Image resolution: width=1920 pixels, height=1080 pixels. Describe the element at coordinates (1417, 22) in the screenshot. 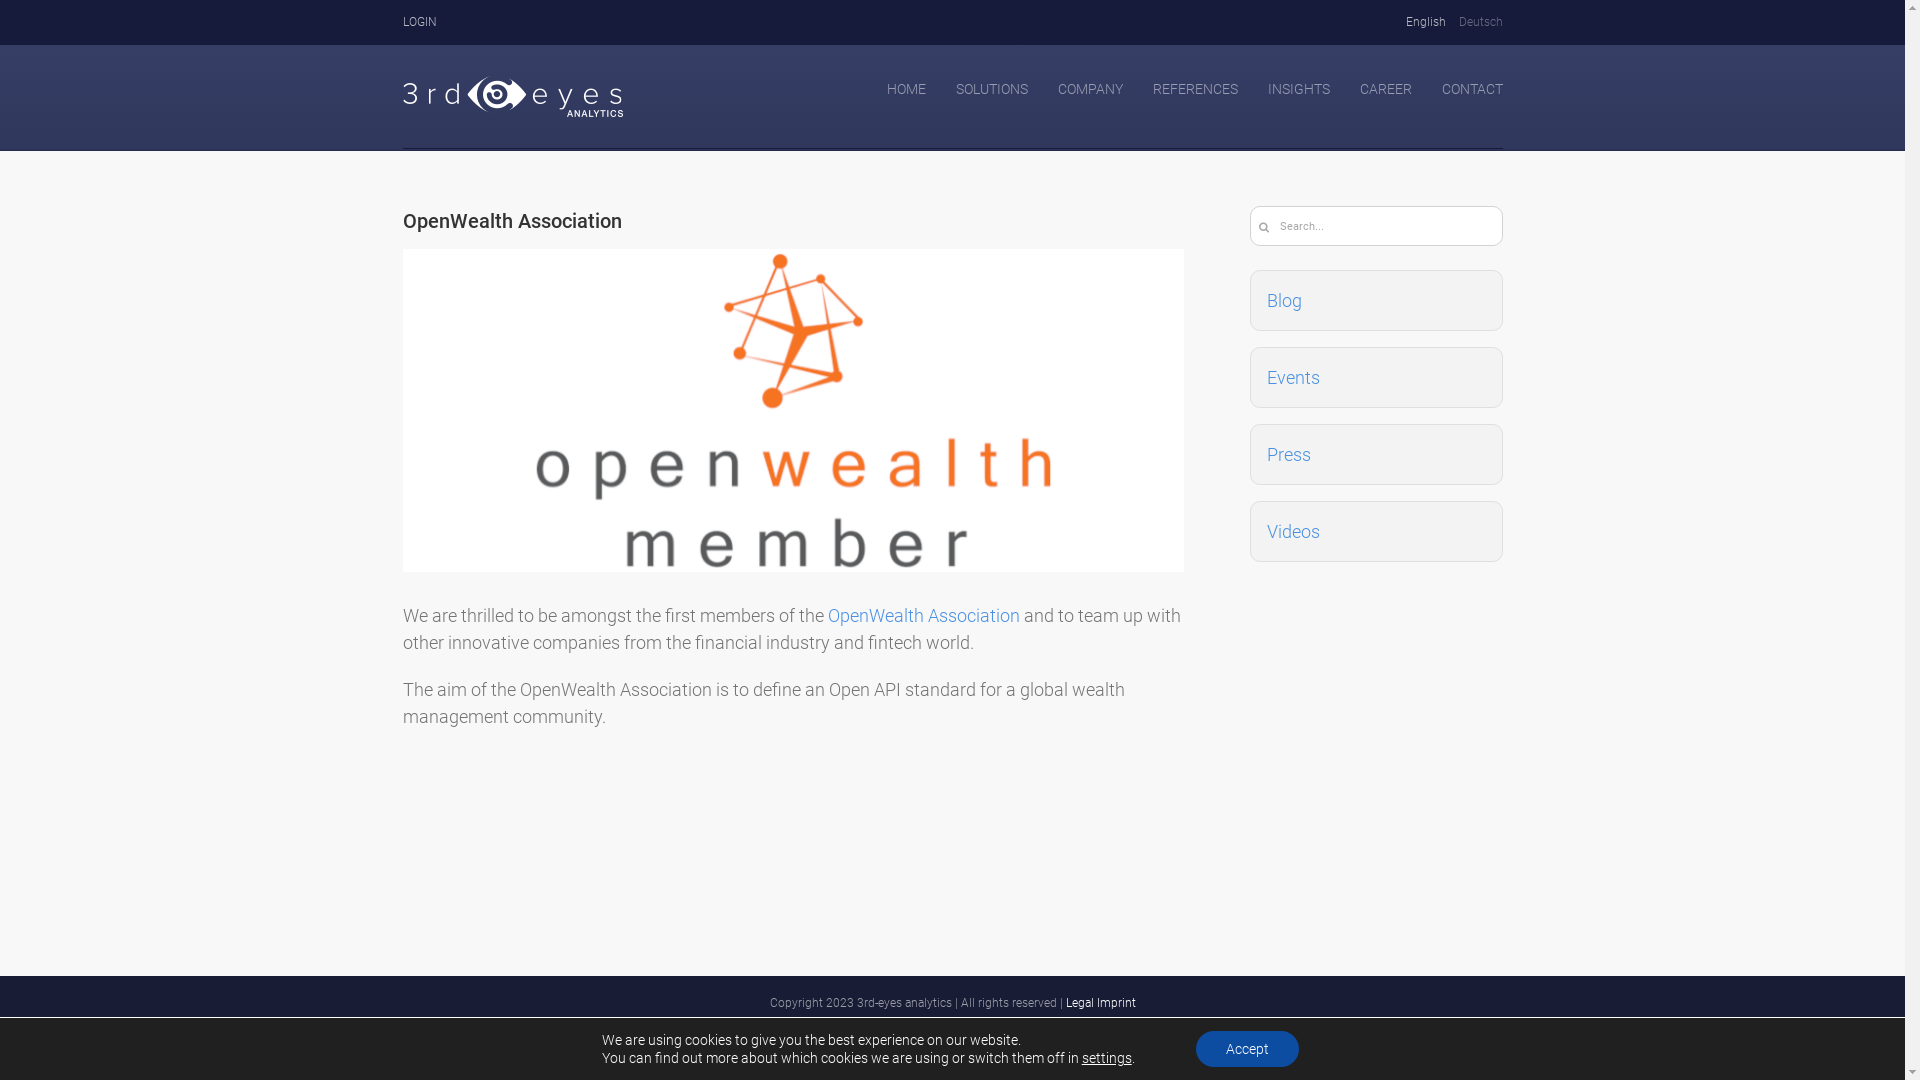

I see `'English'` at that location.